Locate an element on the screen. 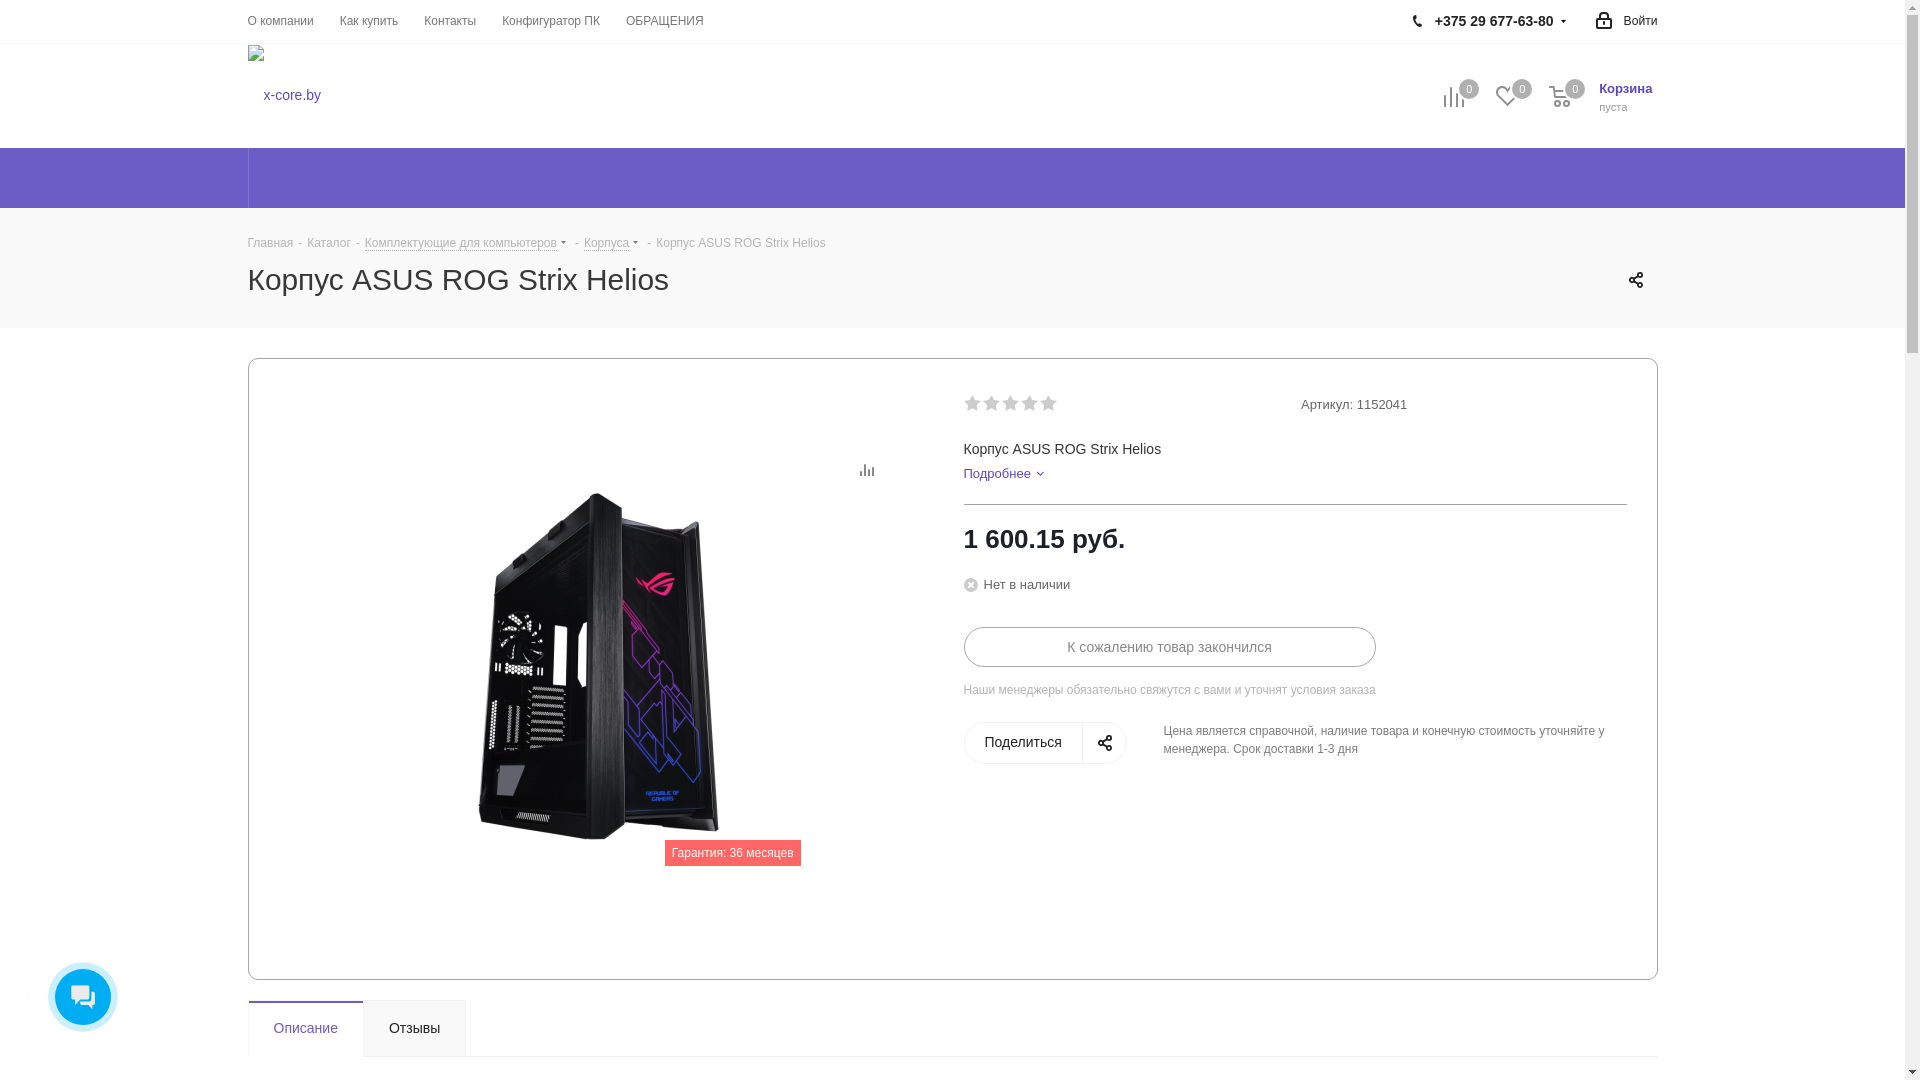  'x-core.by' is located at coordinates (247, 95).